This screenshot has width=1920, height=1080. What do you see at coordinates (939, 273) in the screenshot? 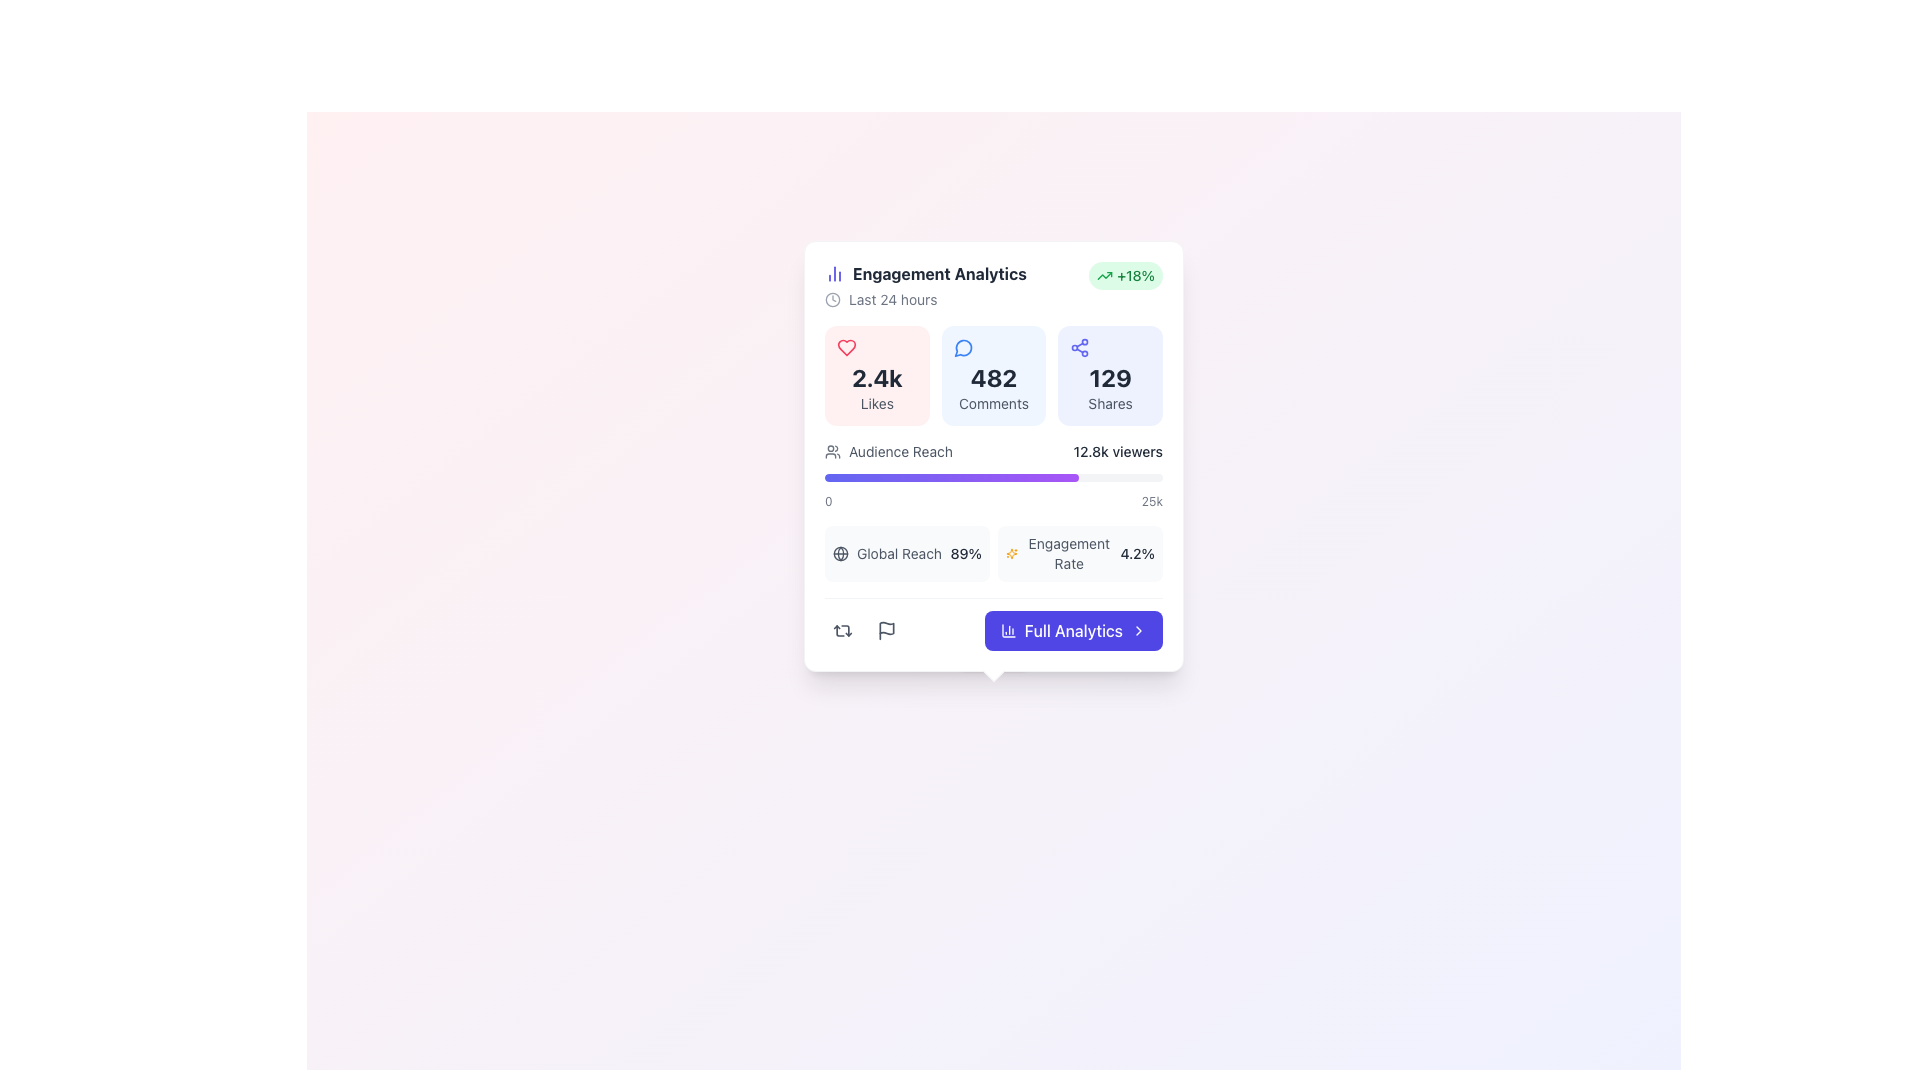
I see `the Text label (header) that serves as a title for the metrics summary card, located at the center top of the card, following the chart icon` at bounding box center [939, 273].